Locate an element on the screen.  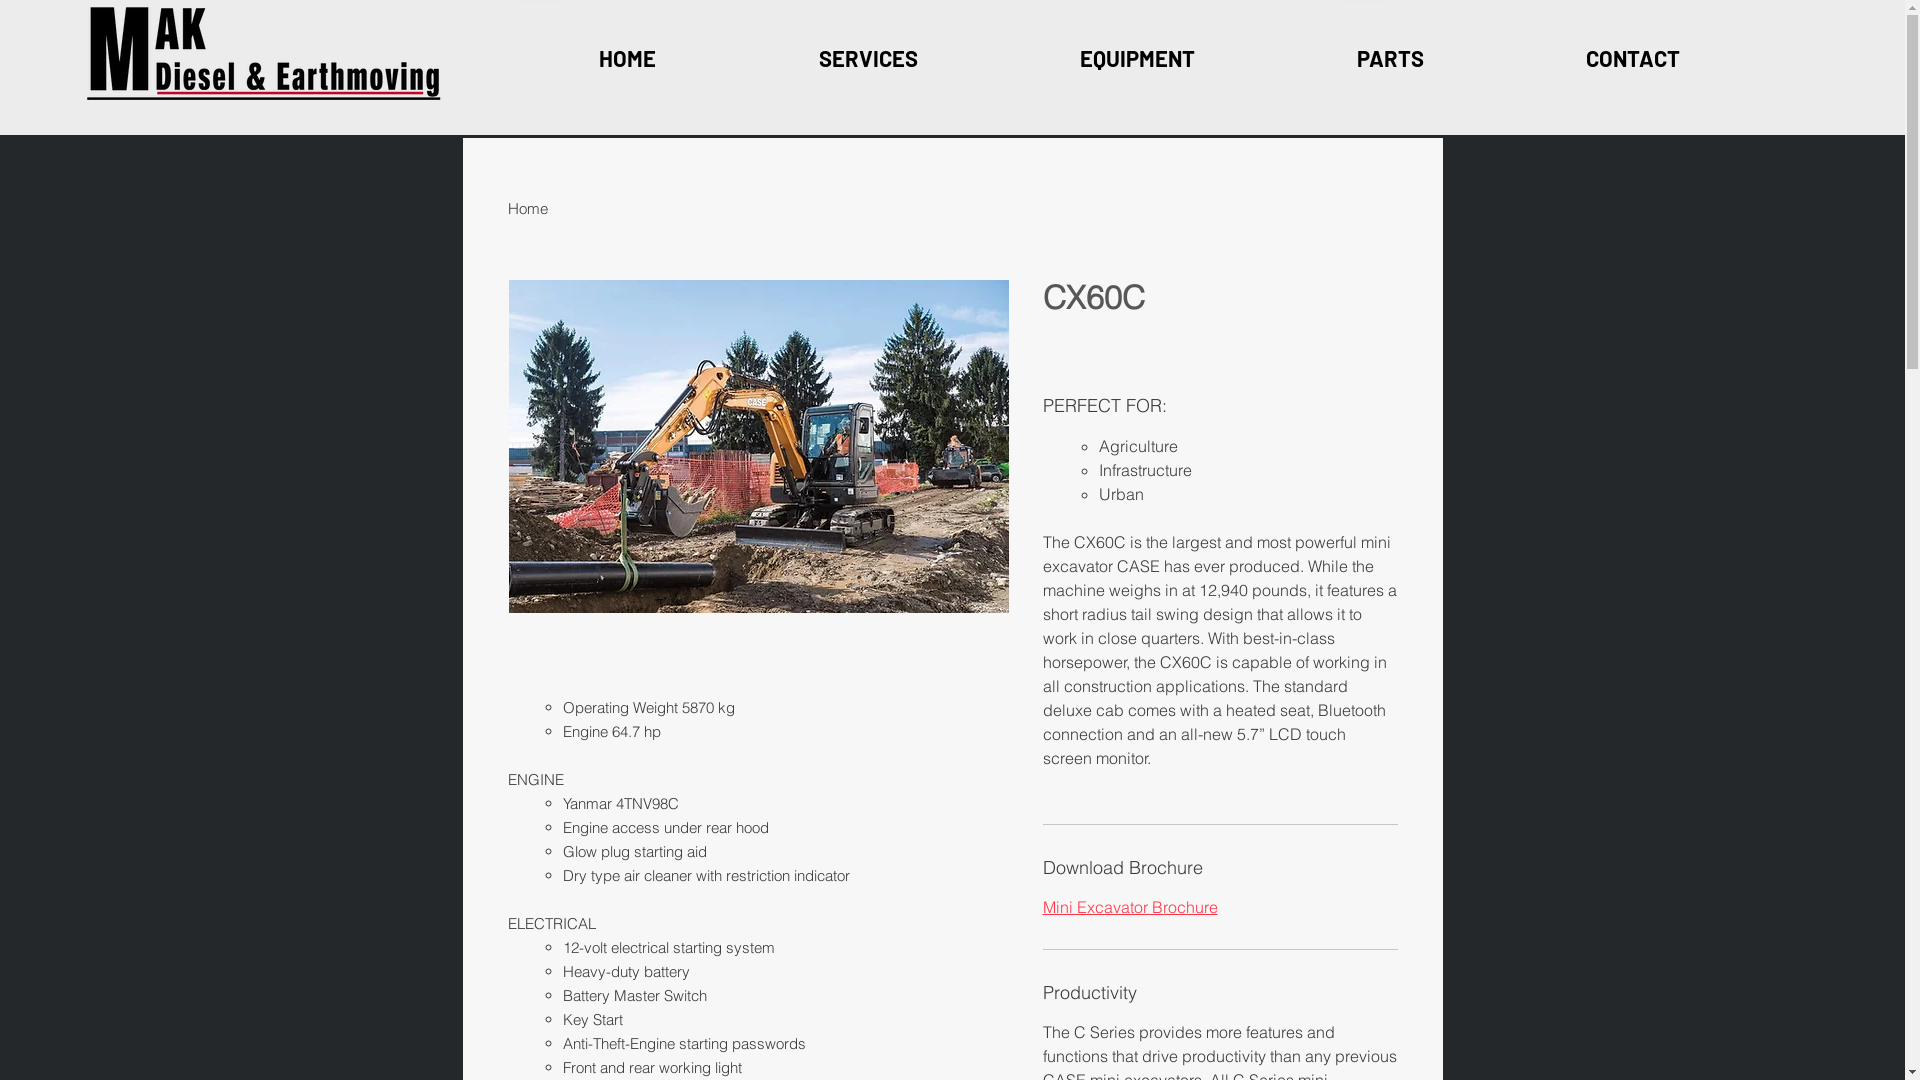
'SERVICES' is located at coordinates (868, 57).